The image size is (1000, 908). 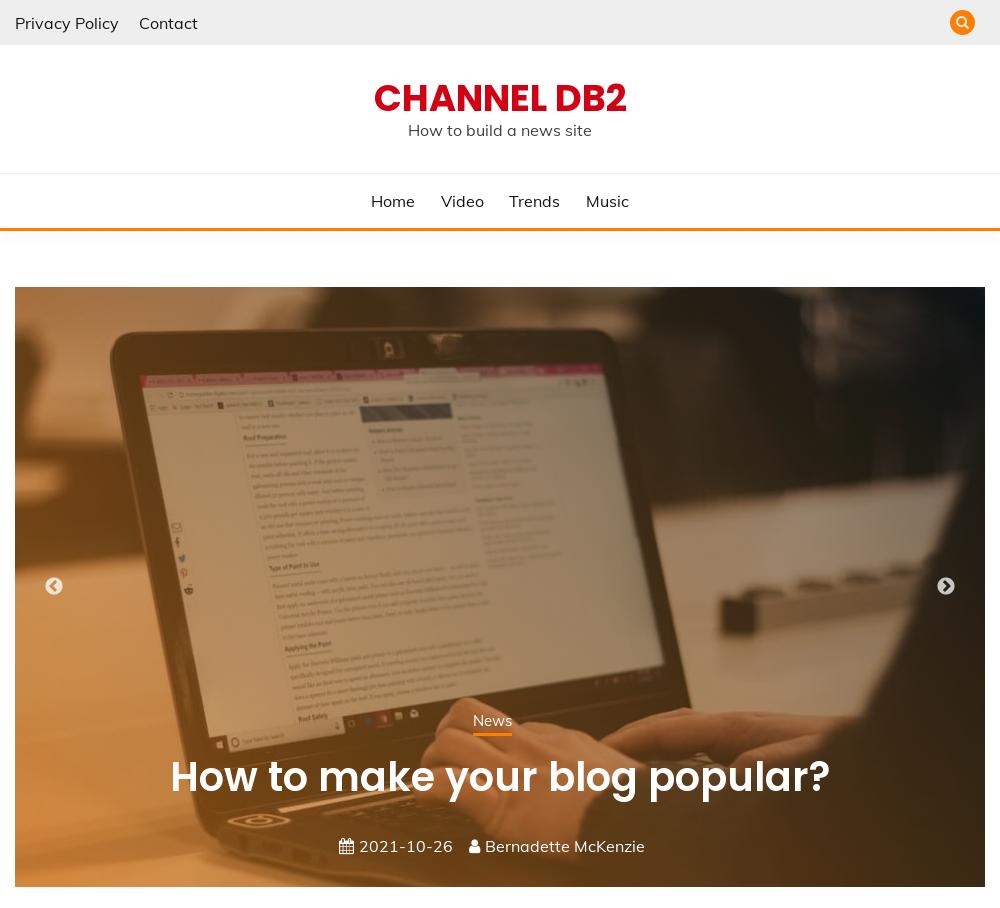 I want to click on 'Channel DB2', so click(x=498, y=96).